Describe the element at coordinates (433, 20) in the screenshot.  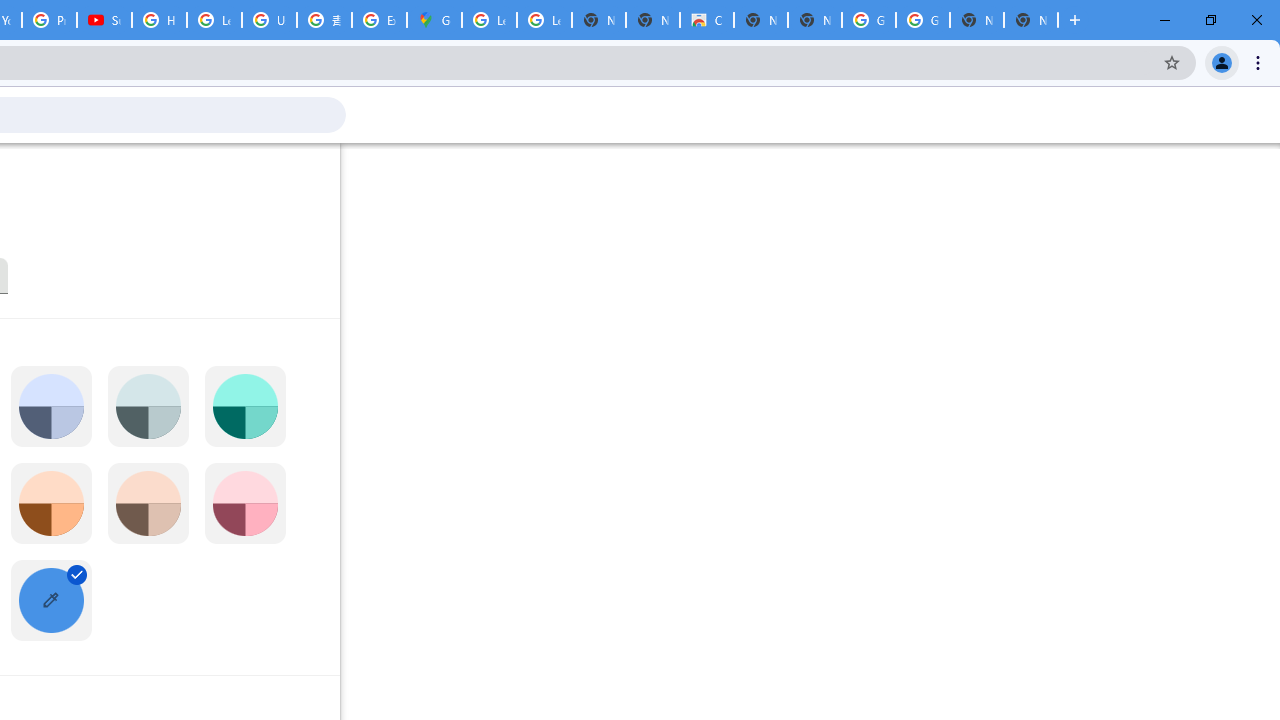
I see `'Google Maps'` at that location.